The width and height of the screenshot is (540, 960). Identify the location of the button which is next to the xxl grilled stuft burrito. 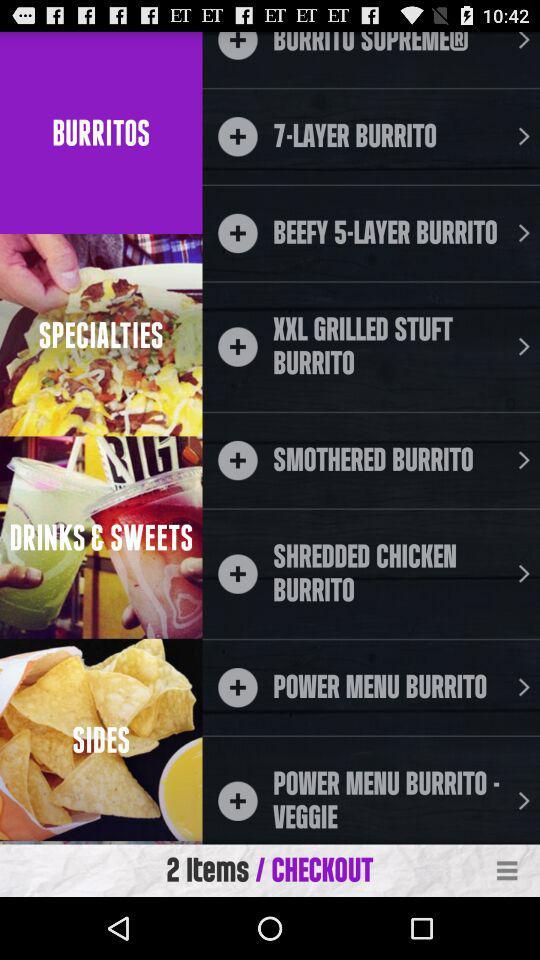
(524, 347).